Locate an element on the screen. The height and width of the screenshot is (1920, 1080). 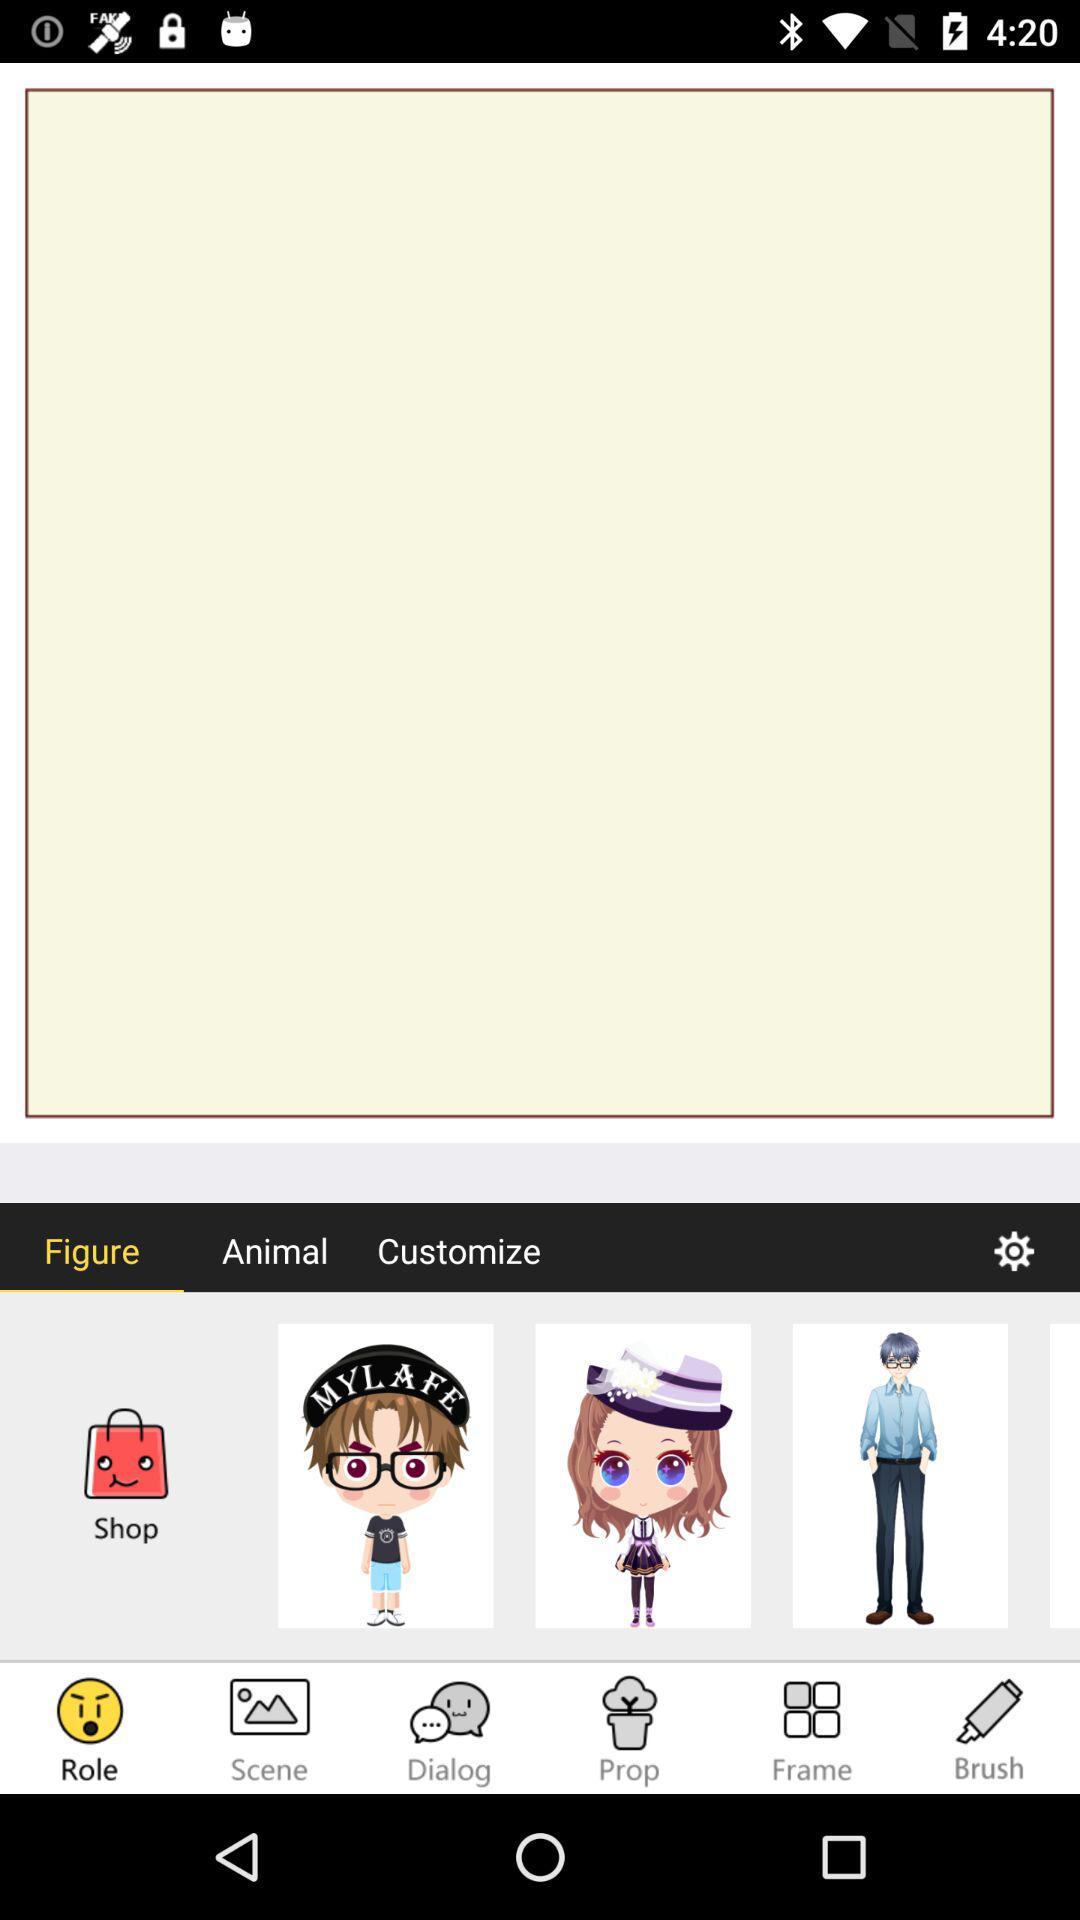
the emoji icon is located at coordinates (88, 1730).